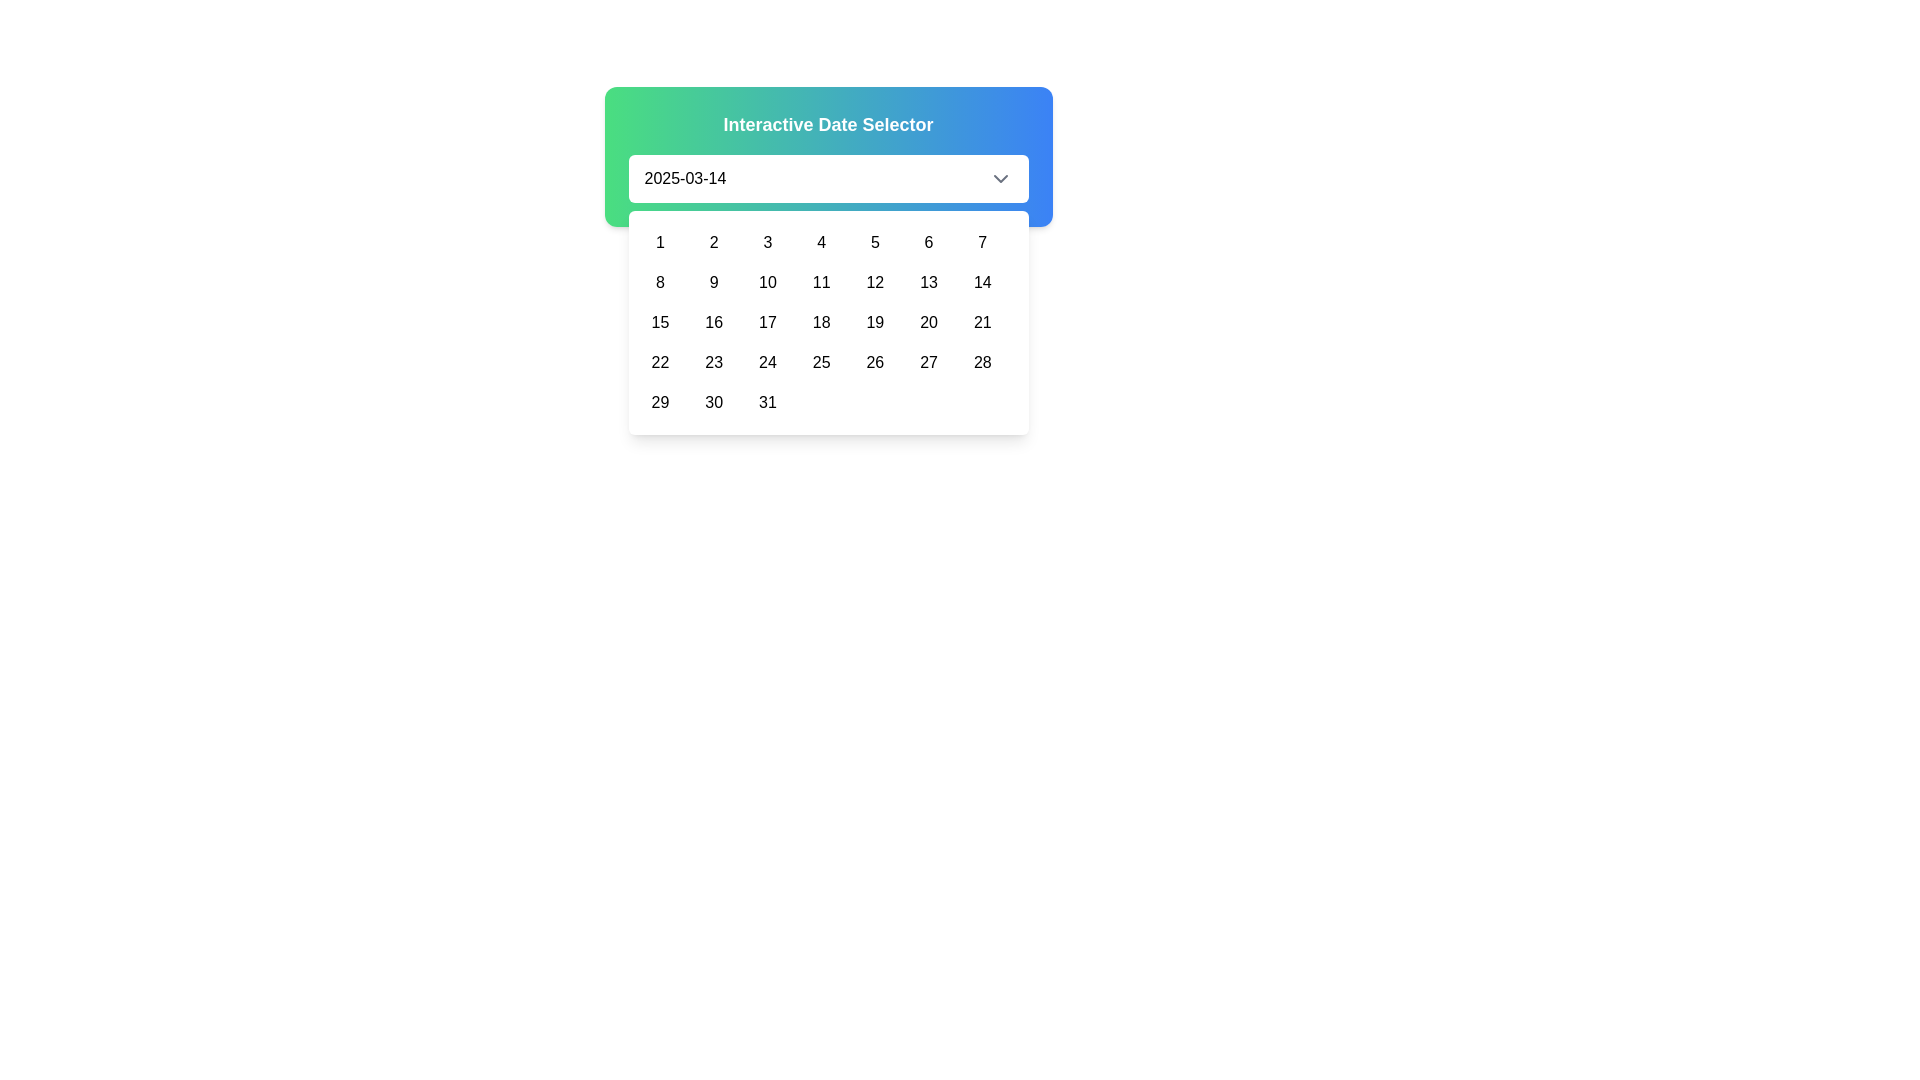  I want to click on the small square button with the number '31' centered within it, so click(767, 402).